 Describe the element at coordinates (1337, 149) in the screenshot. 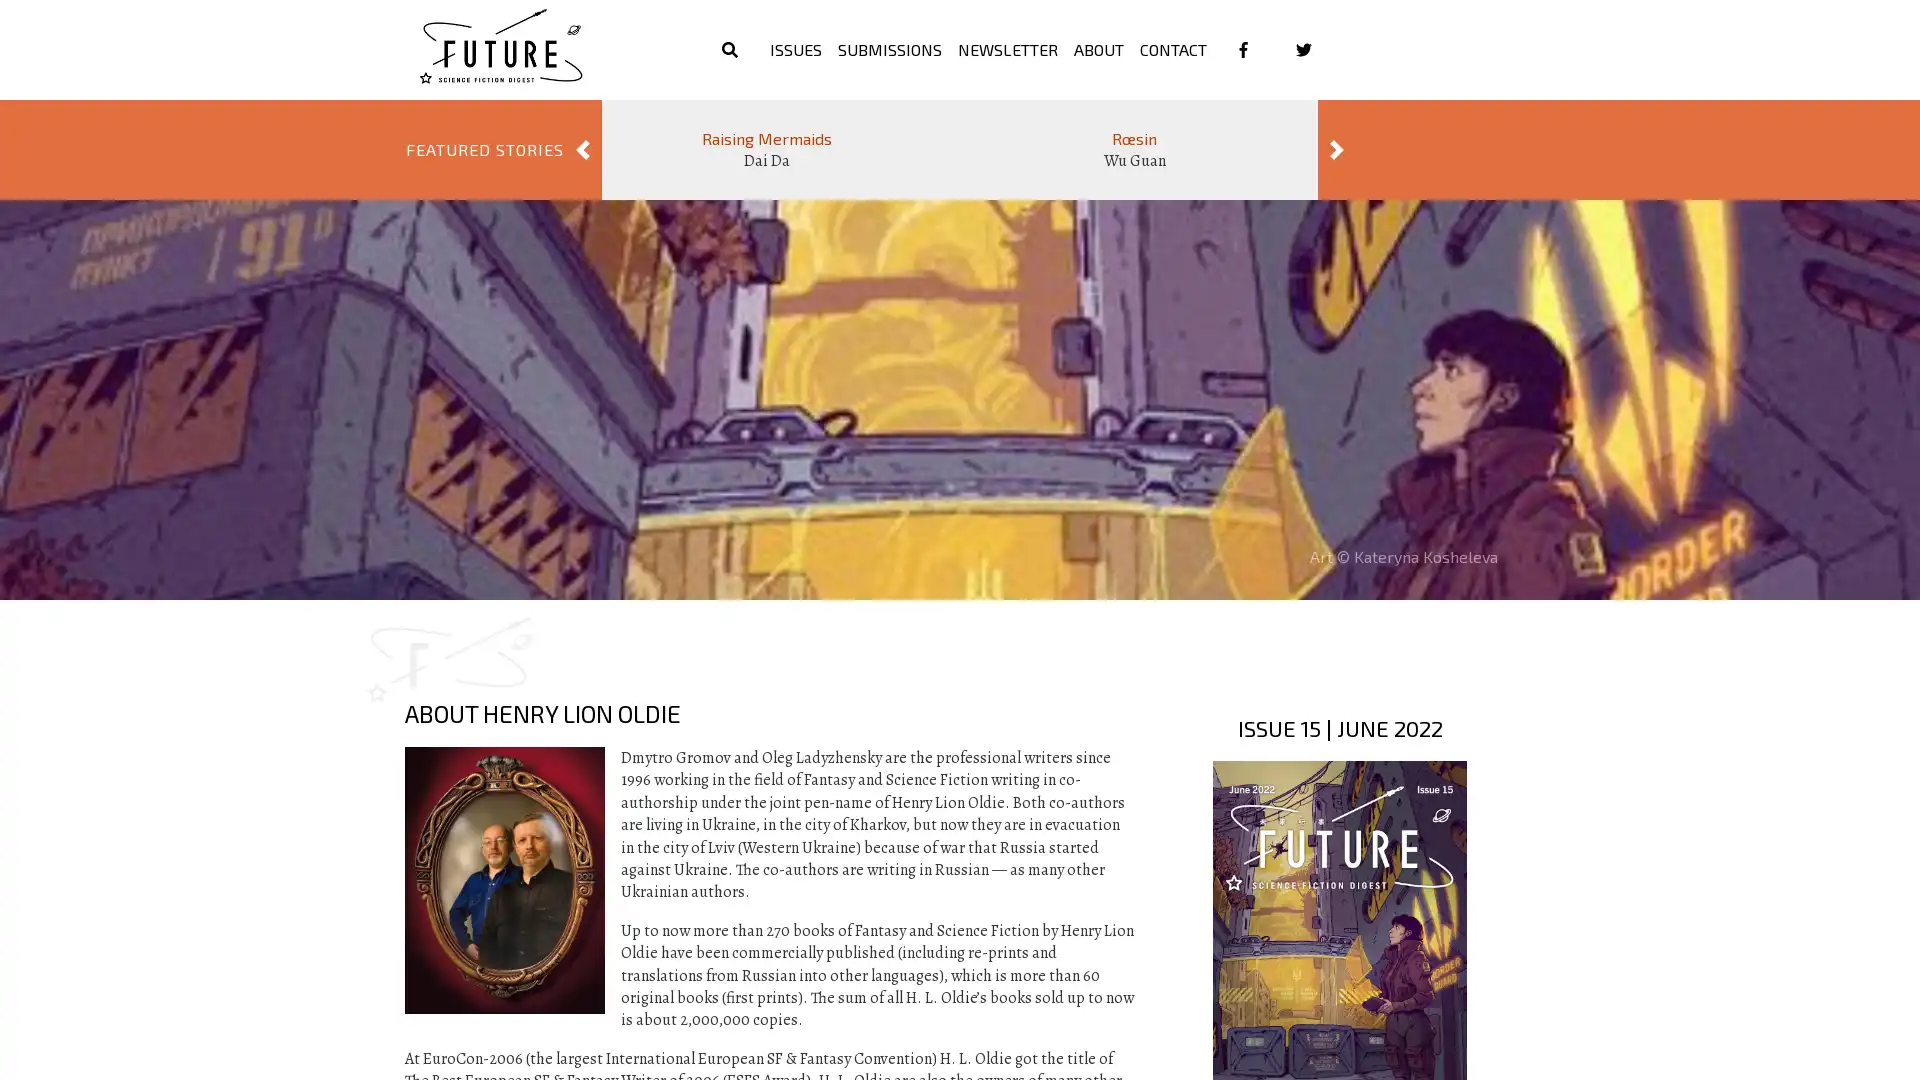

I see `Next` at that location.